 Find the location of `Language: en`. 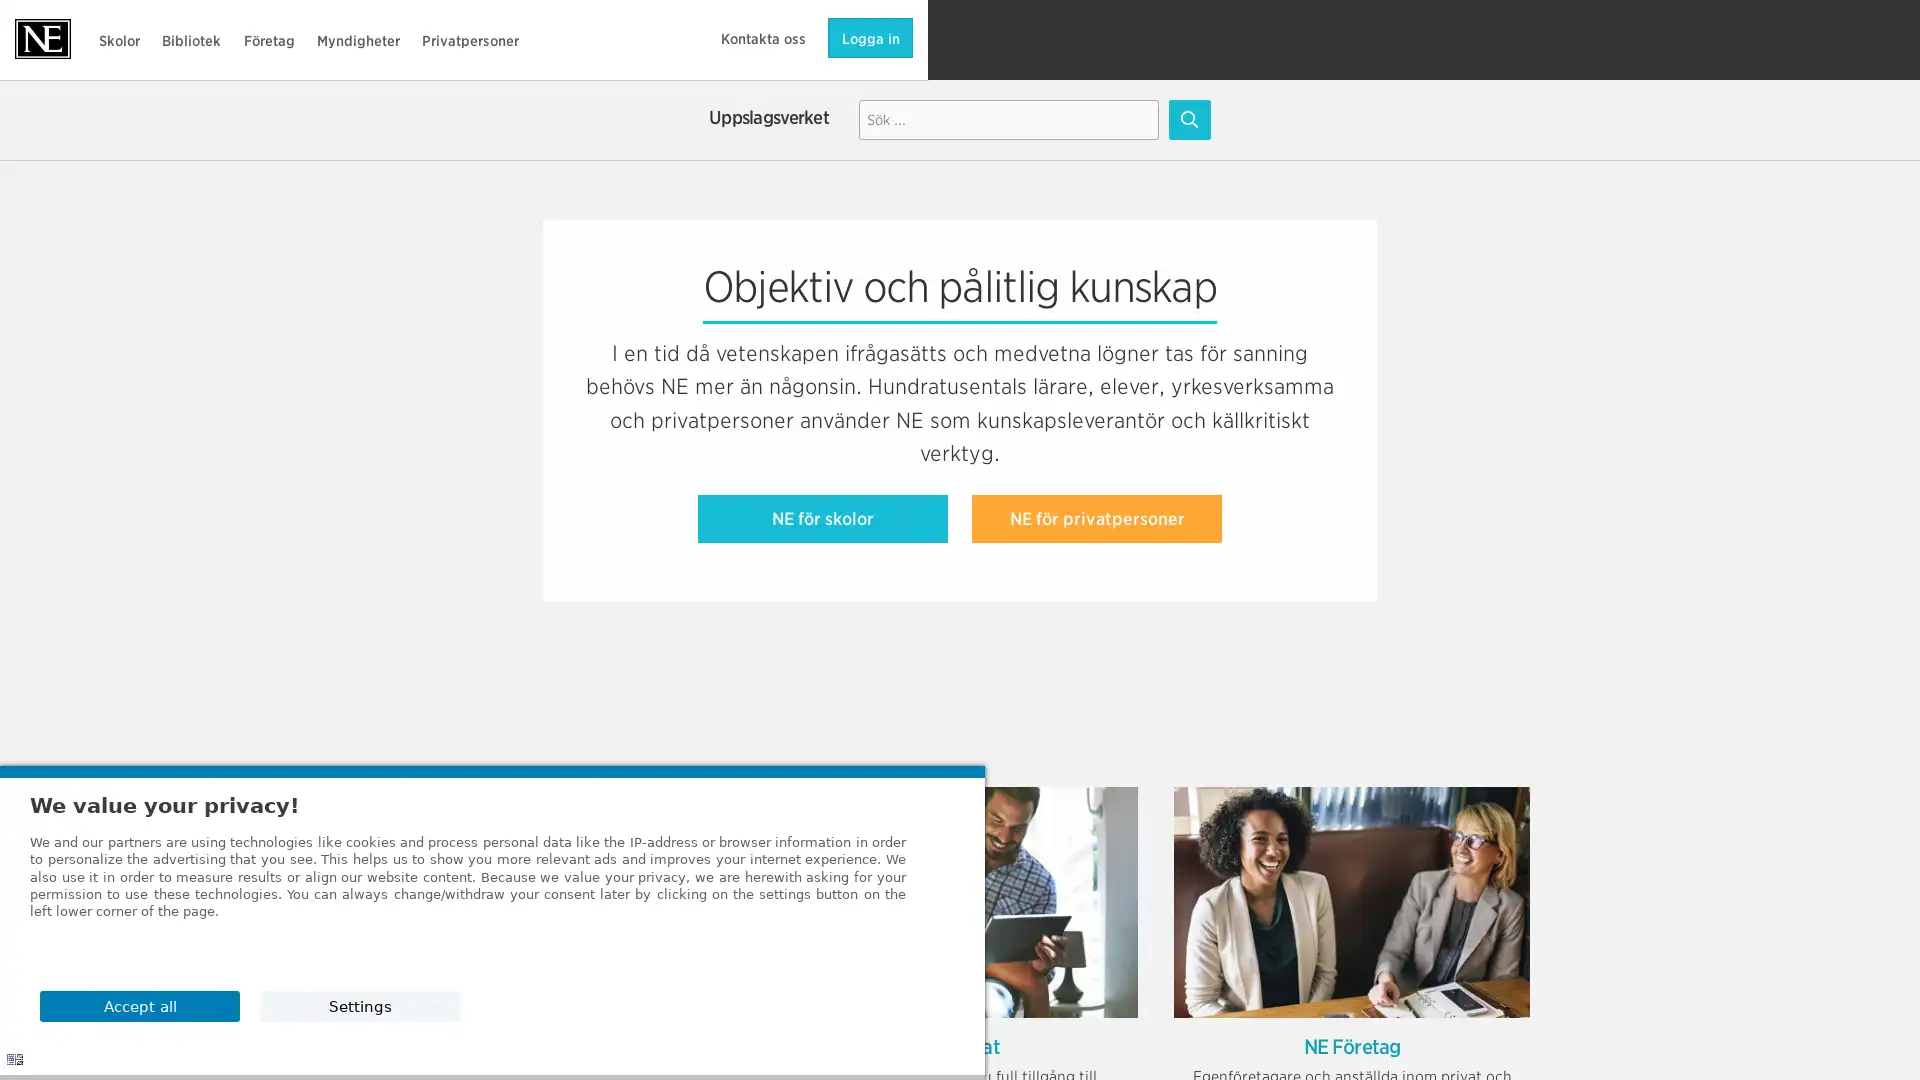

Language: en is located at coordinates (14, 1058).